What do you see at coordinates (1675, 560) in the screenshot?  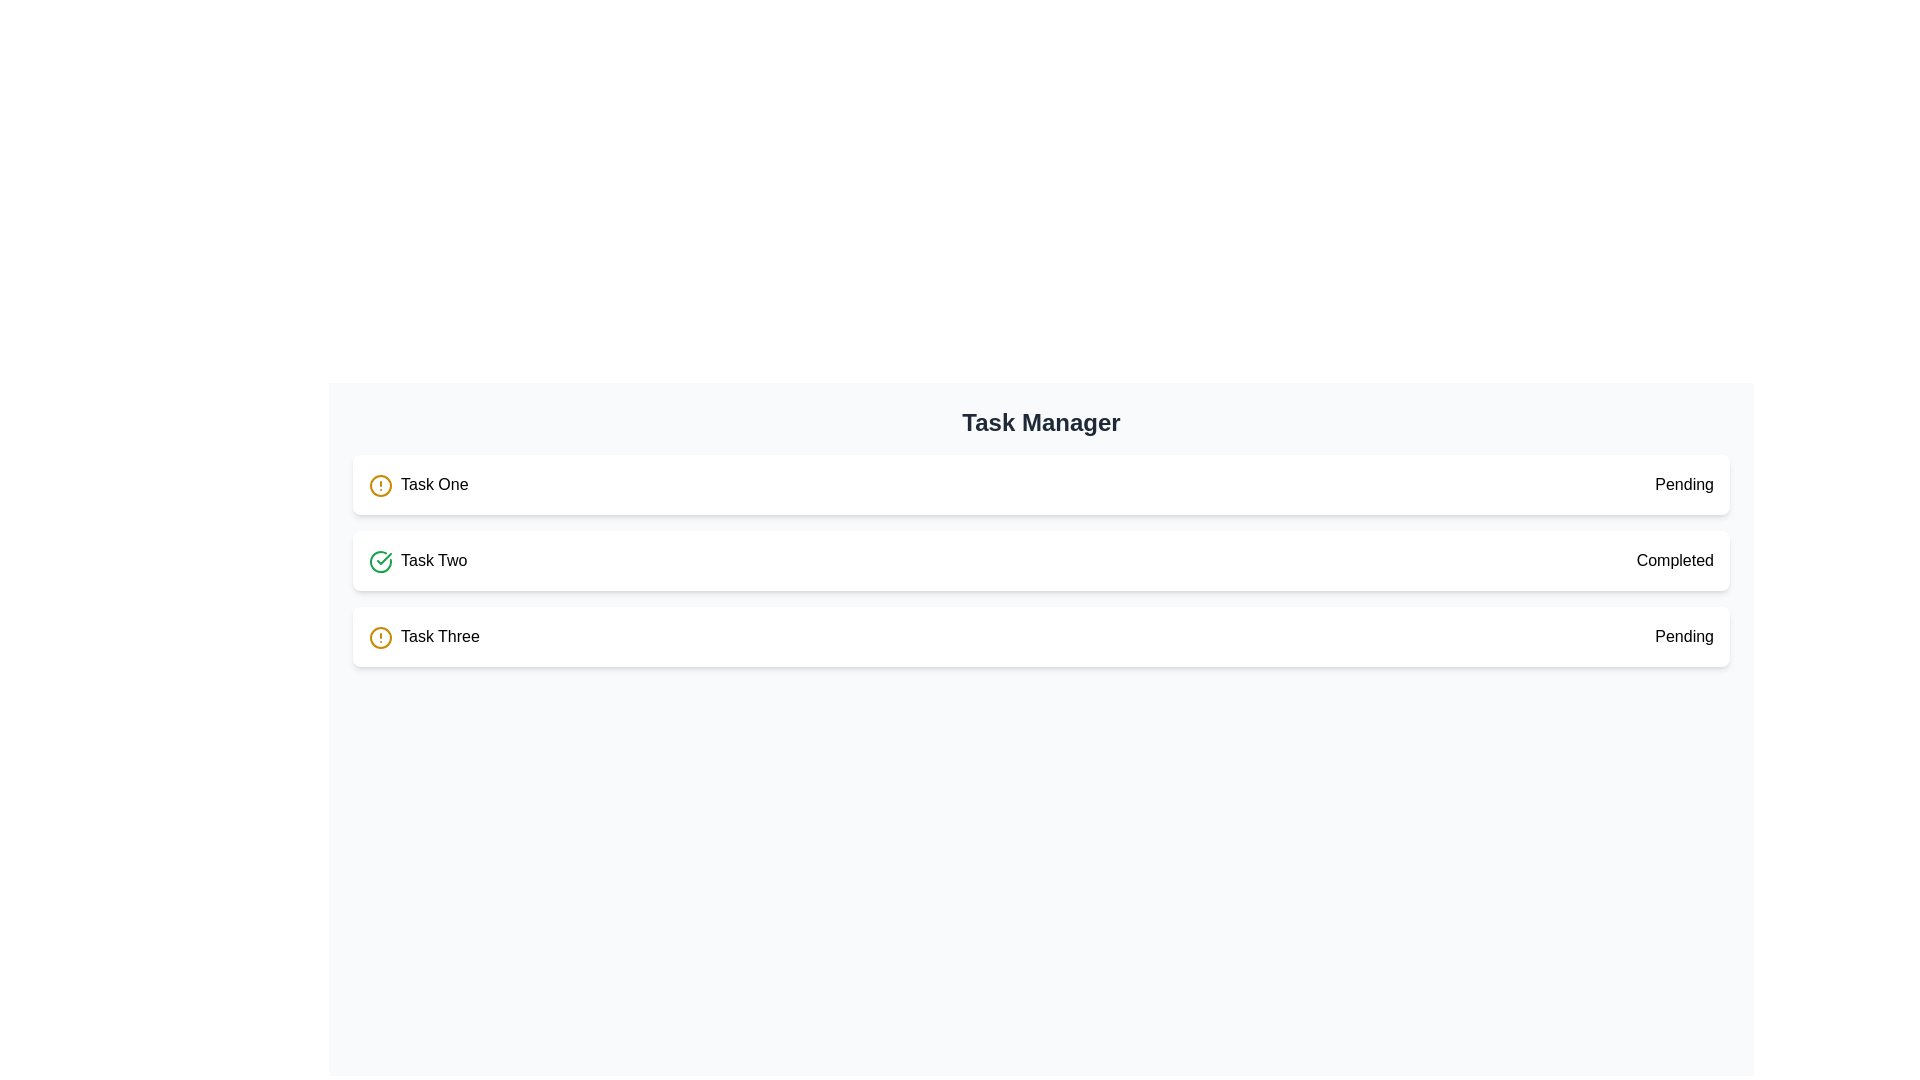 I see `the static text label displaying 'Completed' for the second task box, which is aligned with 'Task Two' on the left` at bounding box center [1675, 560].